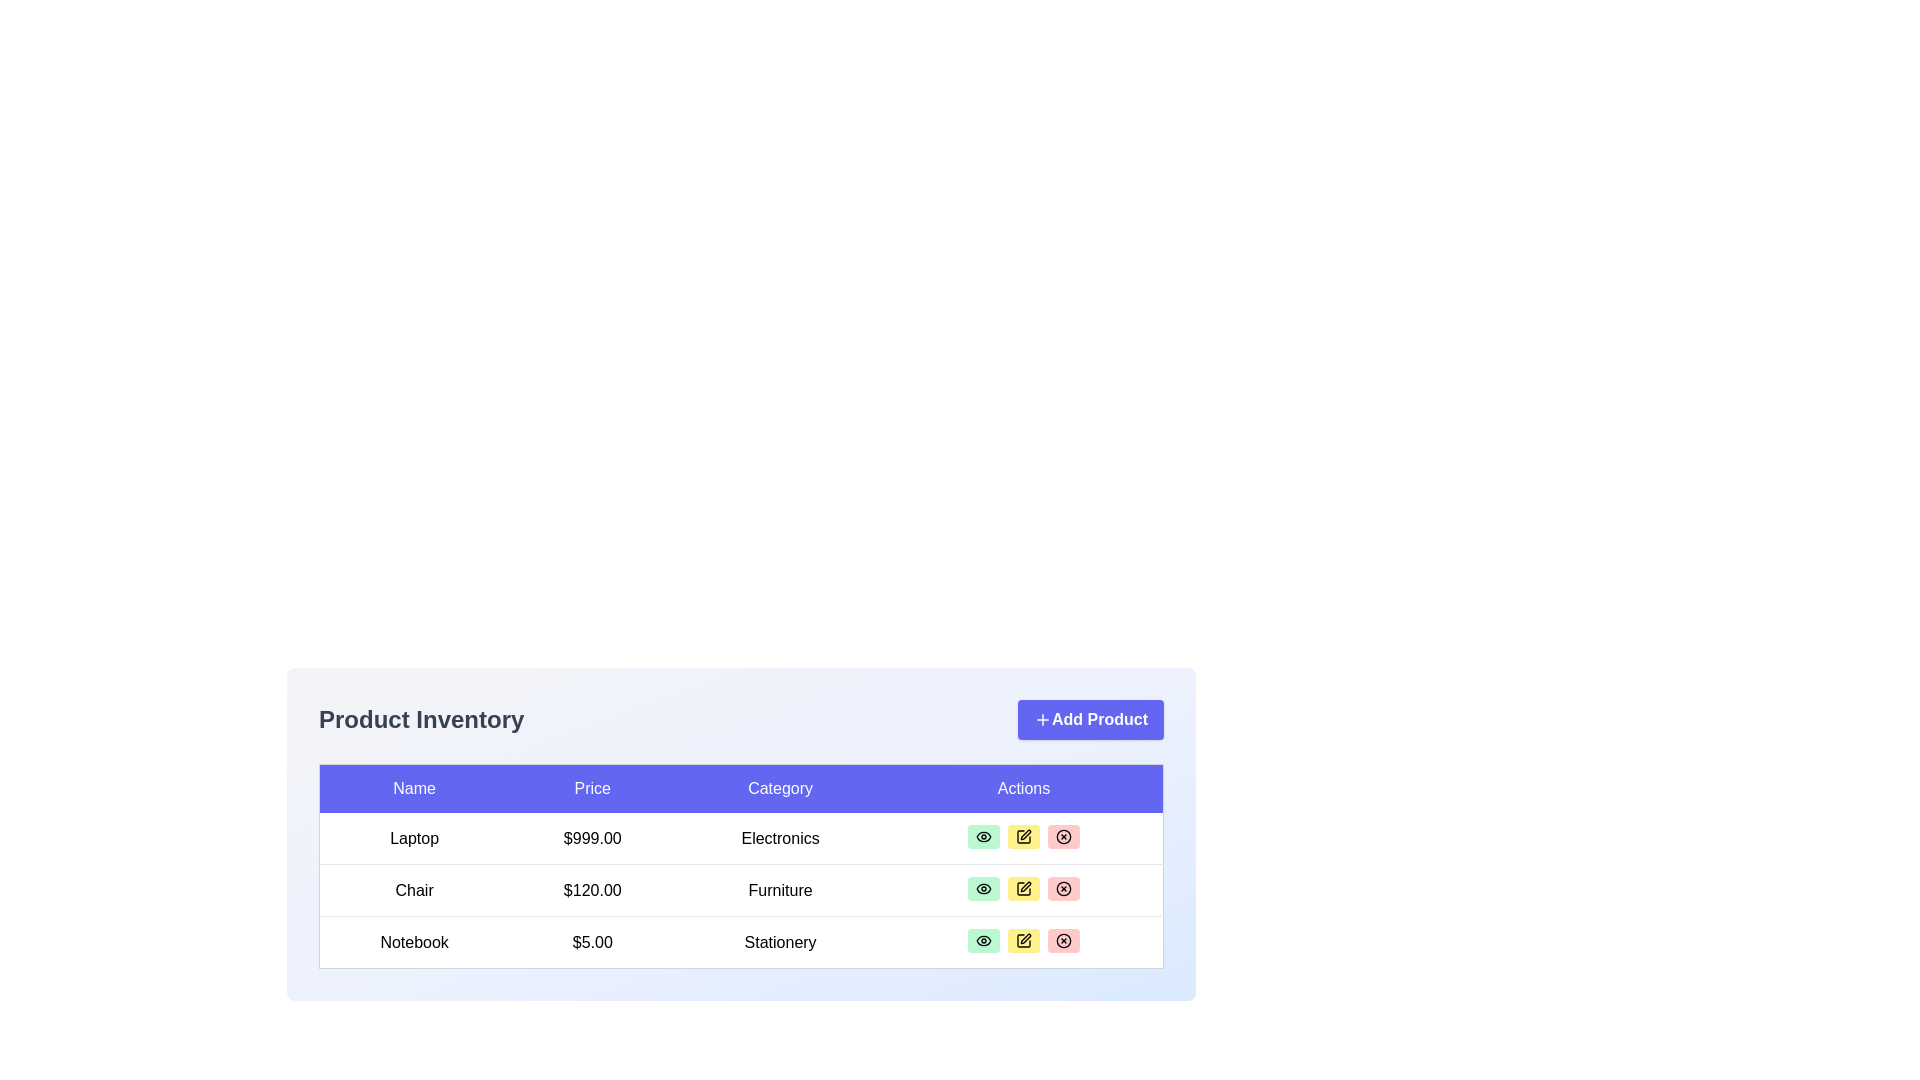  What do you see at coordinates (1062, 887) in the screenshot?
I see `the circular red button with a cross inside, located in the 'Actions' column for the 'Chair' item` at bounding box center [1062, 887].